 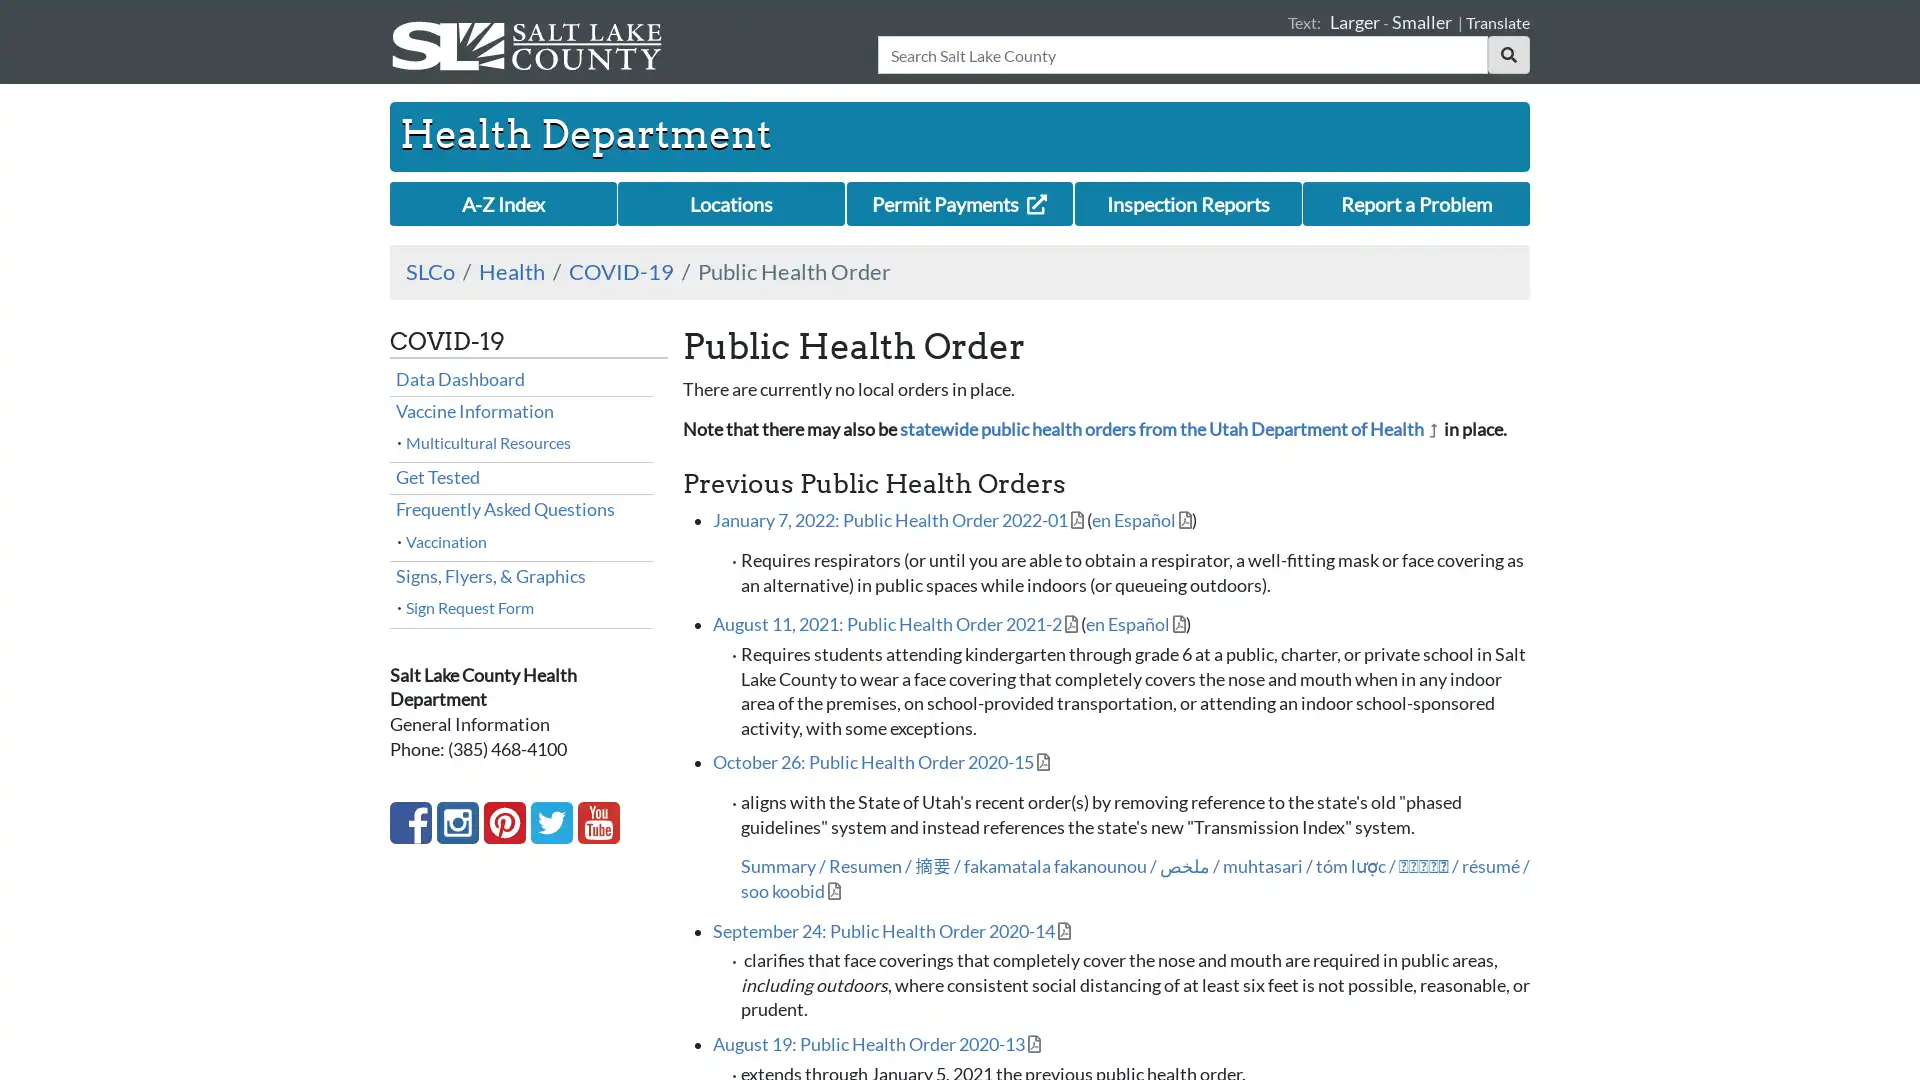 What do you see at coordinates (1354, 23) in the screenshot?
I see `Larger` at bounding box center [1354, 23].